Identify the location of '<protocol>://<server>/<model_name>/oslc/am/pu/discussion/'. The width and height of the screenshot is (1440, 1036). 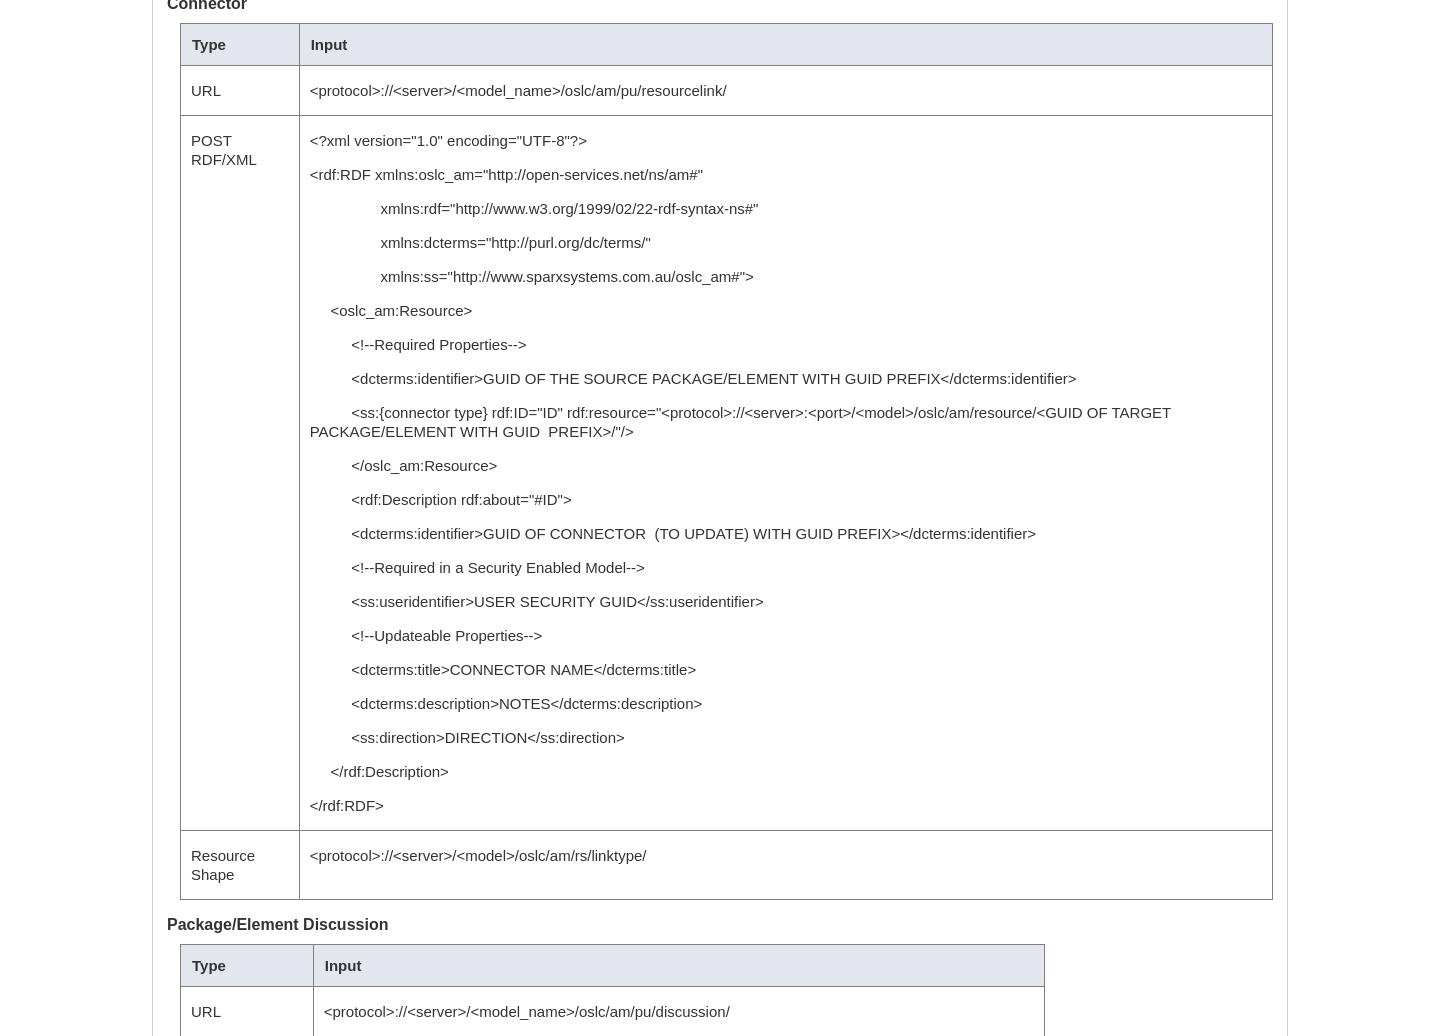
(322, 1011).